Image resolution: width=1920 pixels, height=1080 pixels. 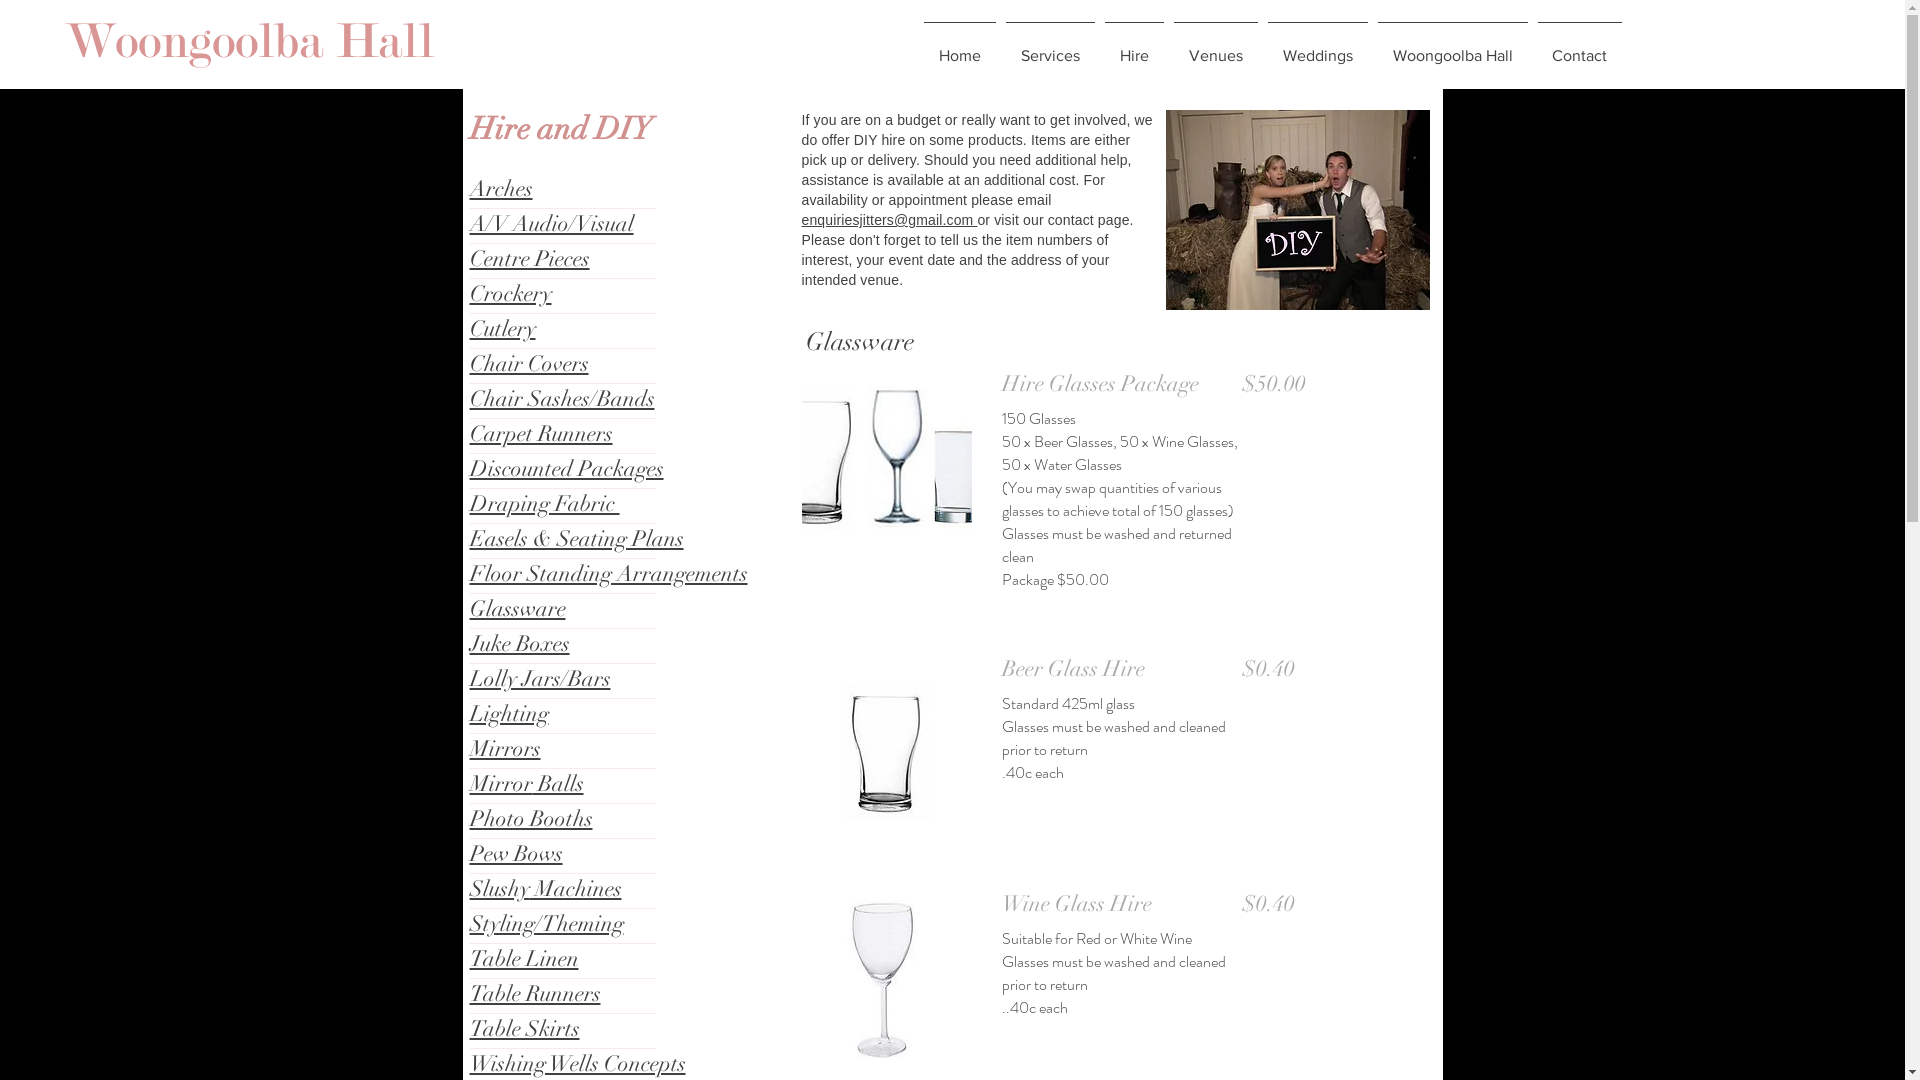 I want to click on 'Table Linen', so click(x=524, y=957).